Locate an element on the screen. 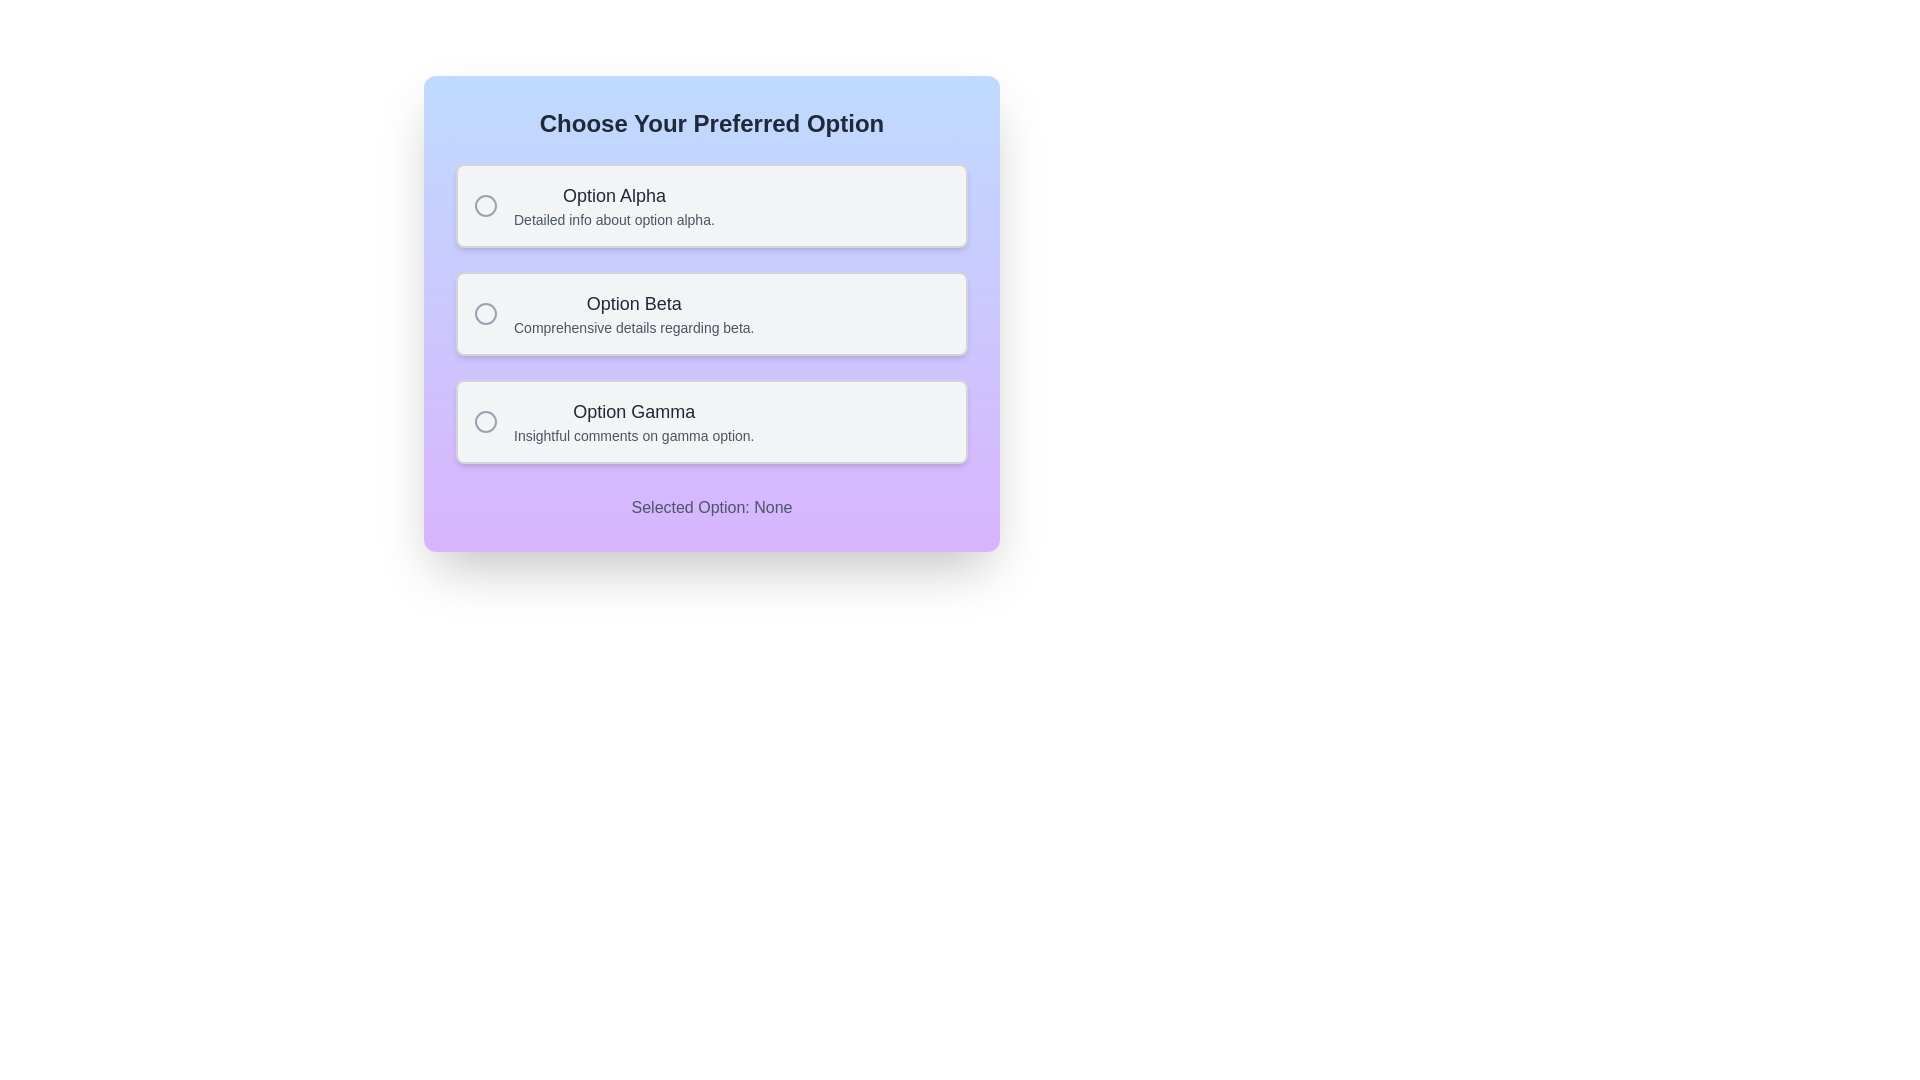 Image resolution: width=1920 pixels, height=1080 pixels. the 'Option Beta' radio button is located at coordinates (485, 313).